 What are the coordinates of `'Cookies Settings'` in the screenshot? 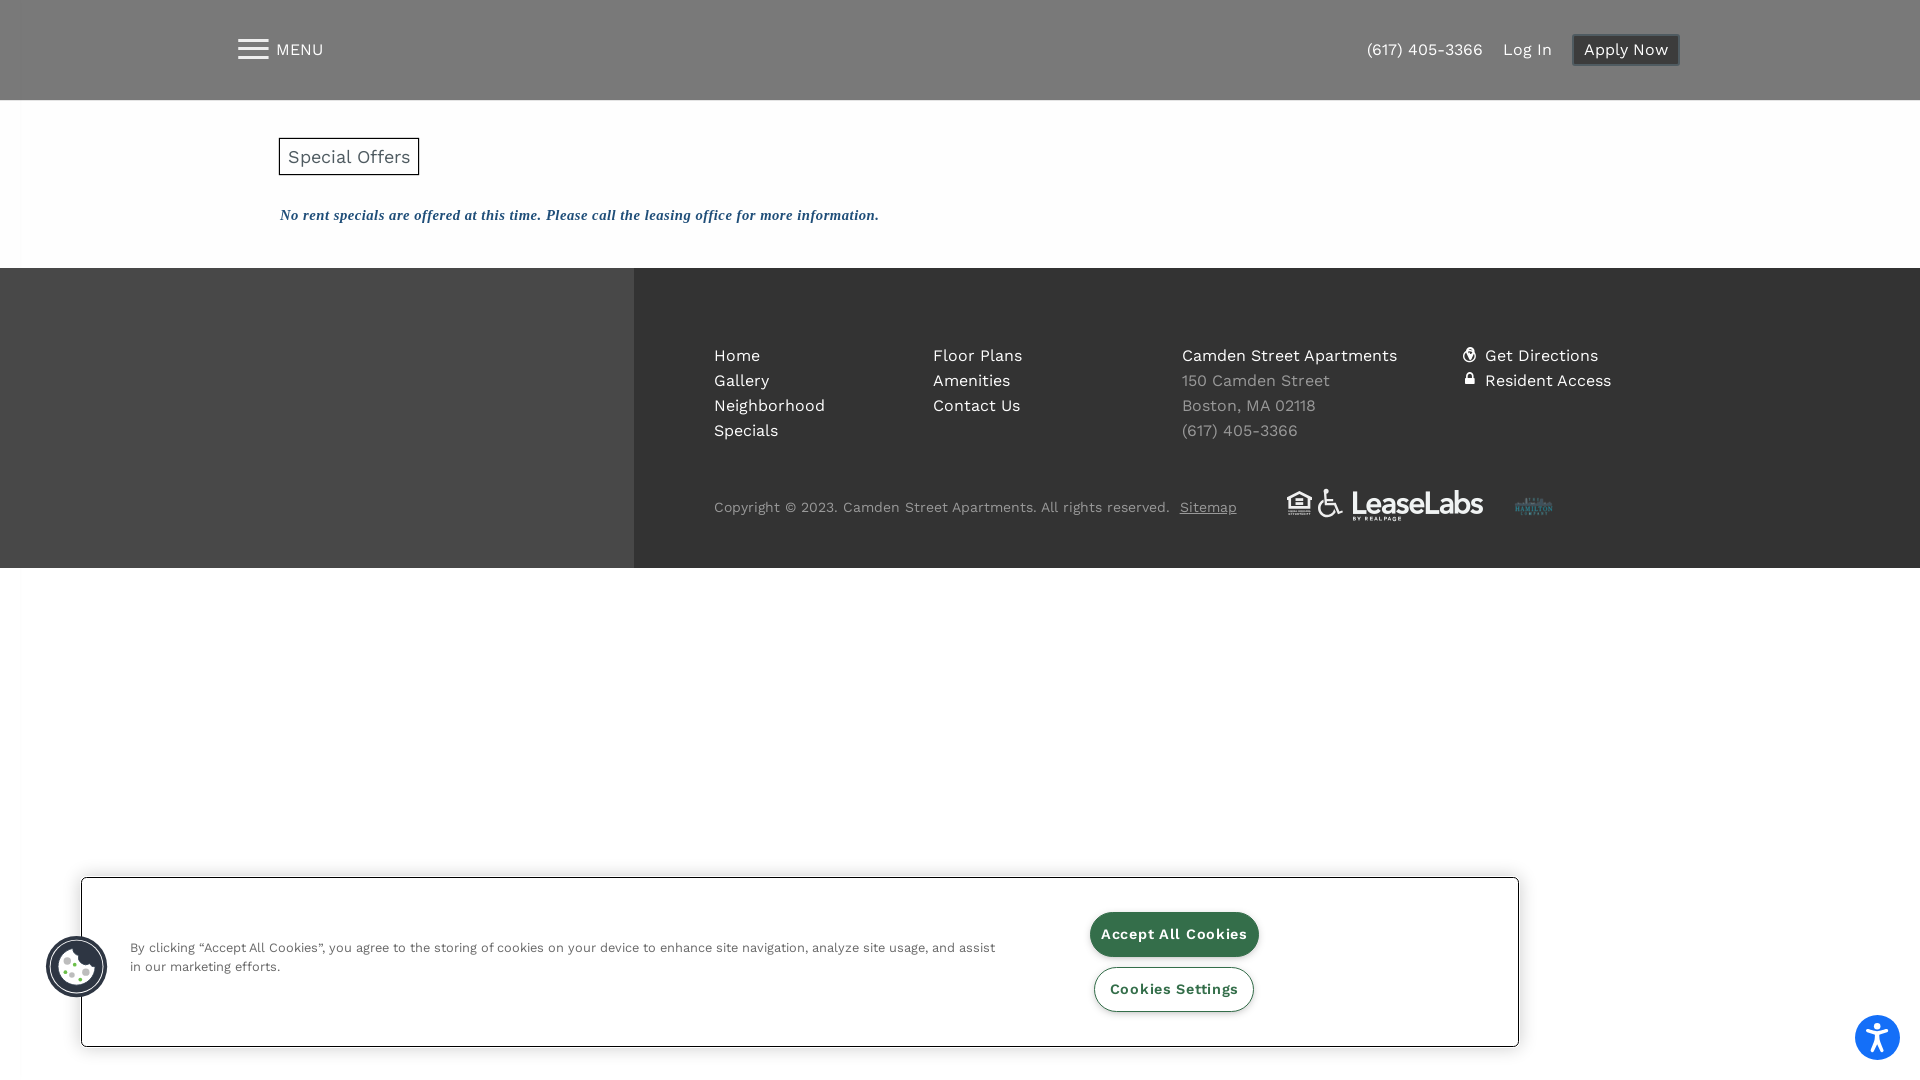 It's located at (1174, 988).